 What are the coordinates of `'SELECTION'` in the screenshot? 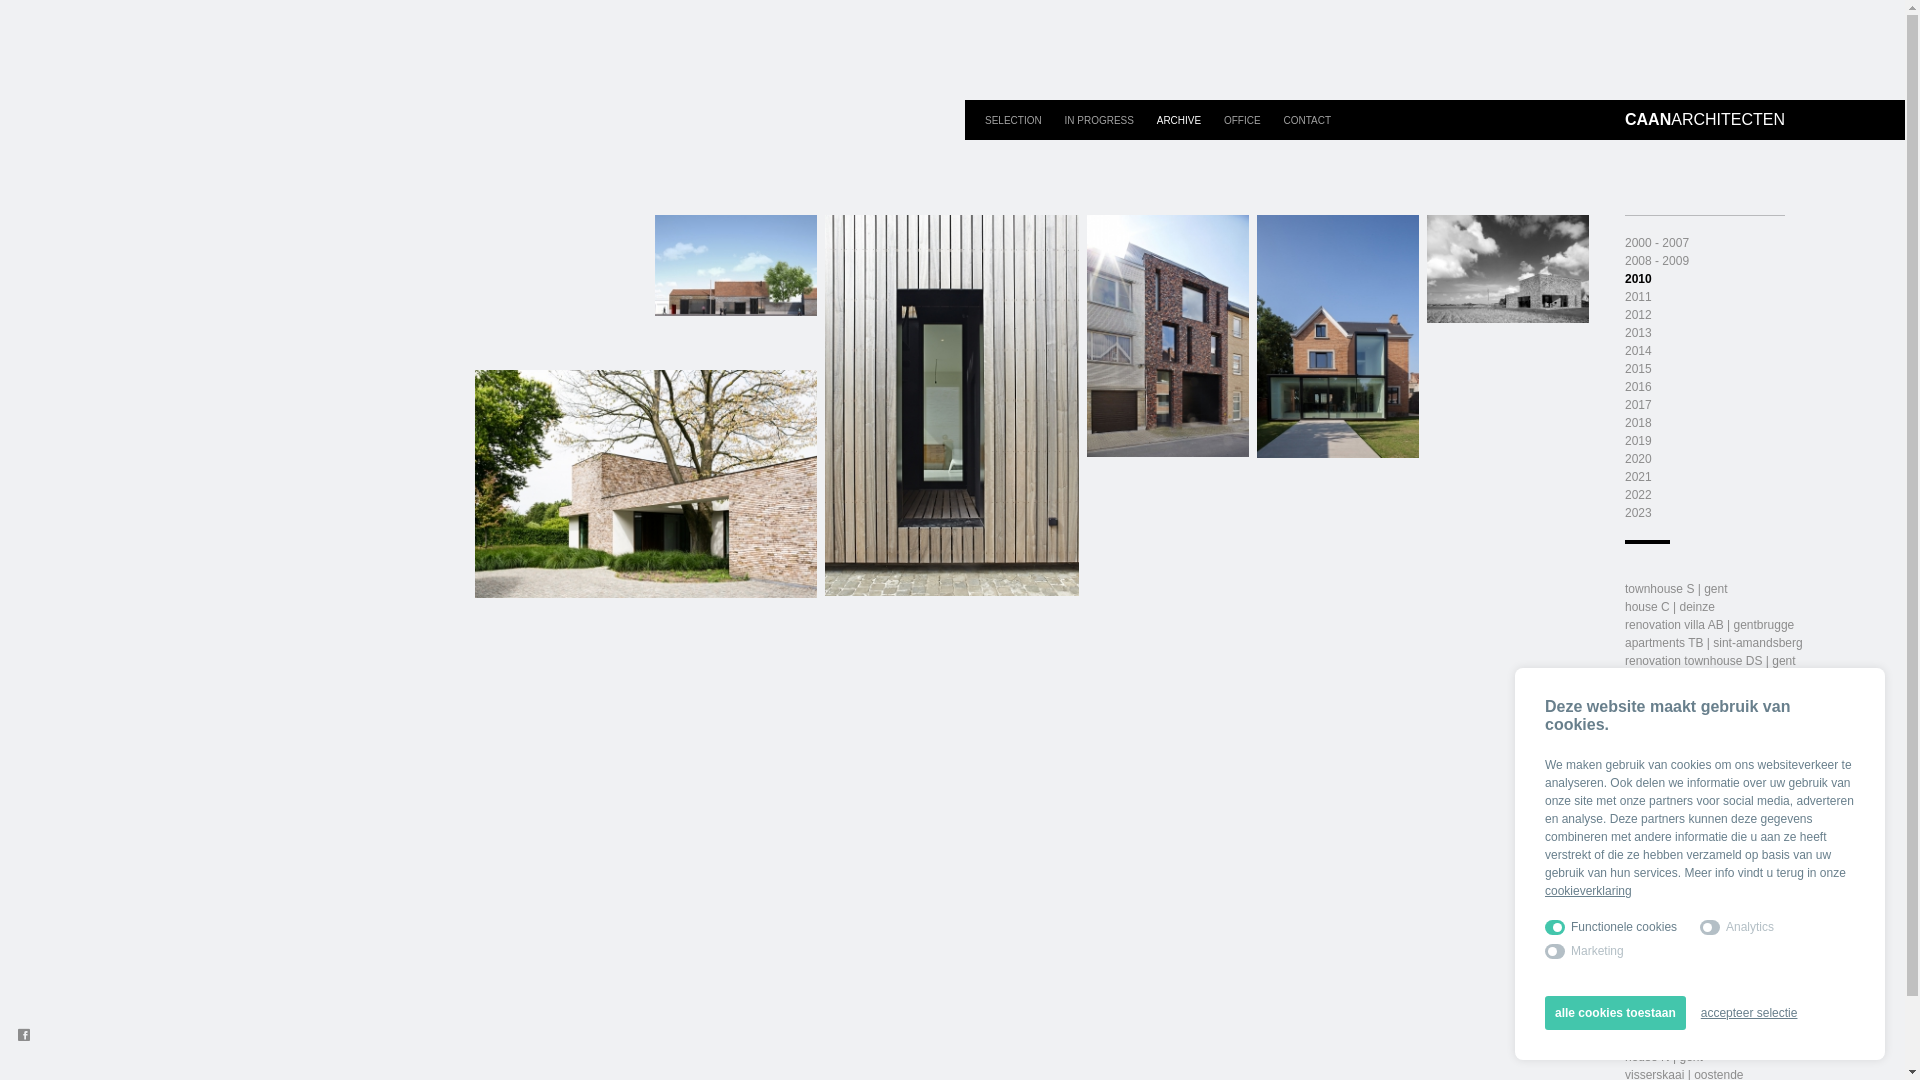 It's located at (1014, 120).